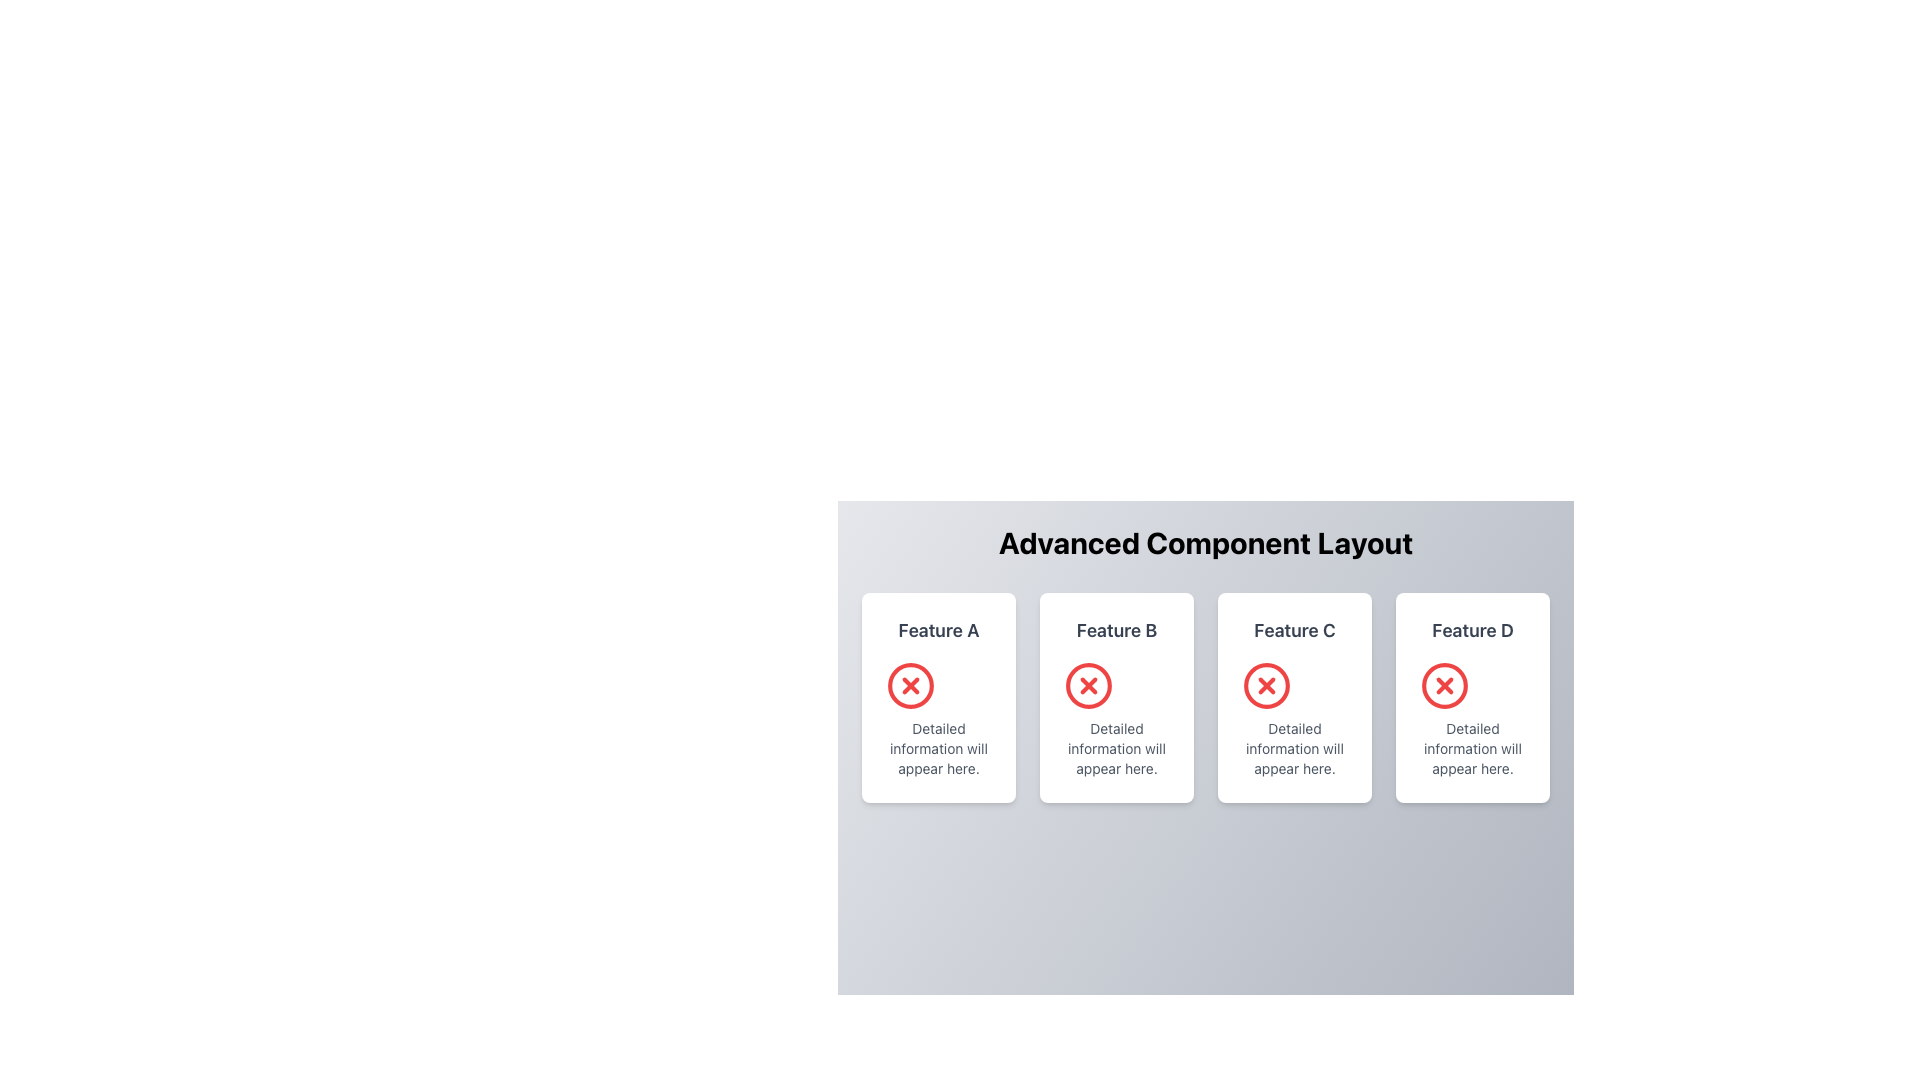 This screenshot has height=1080, width=1920. I want to click on on the prominent text label 'Feature B' which is the title within the second card of the vertical layout under 'Advanced Component Layout', so click(1116, 630).